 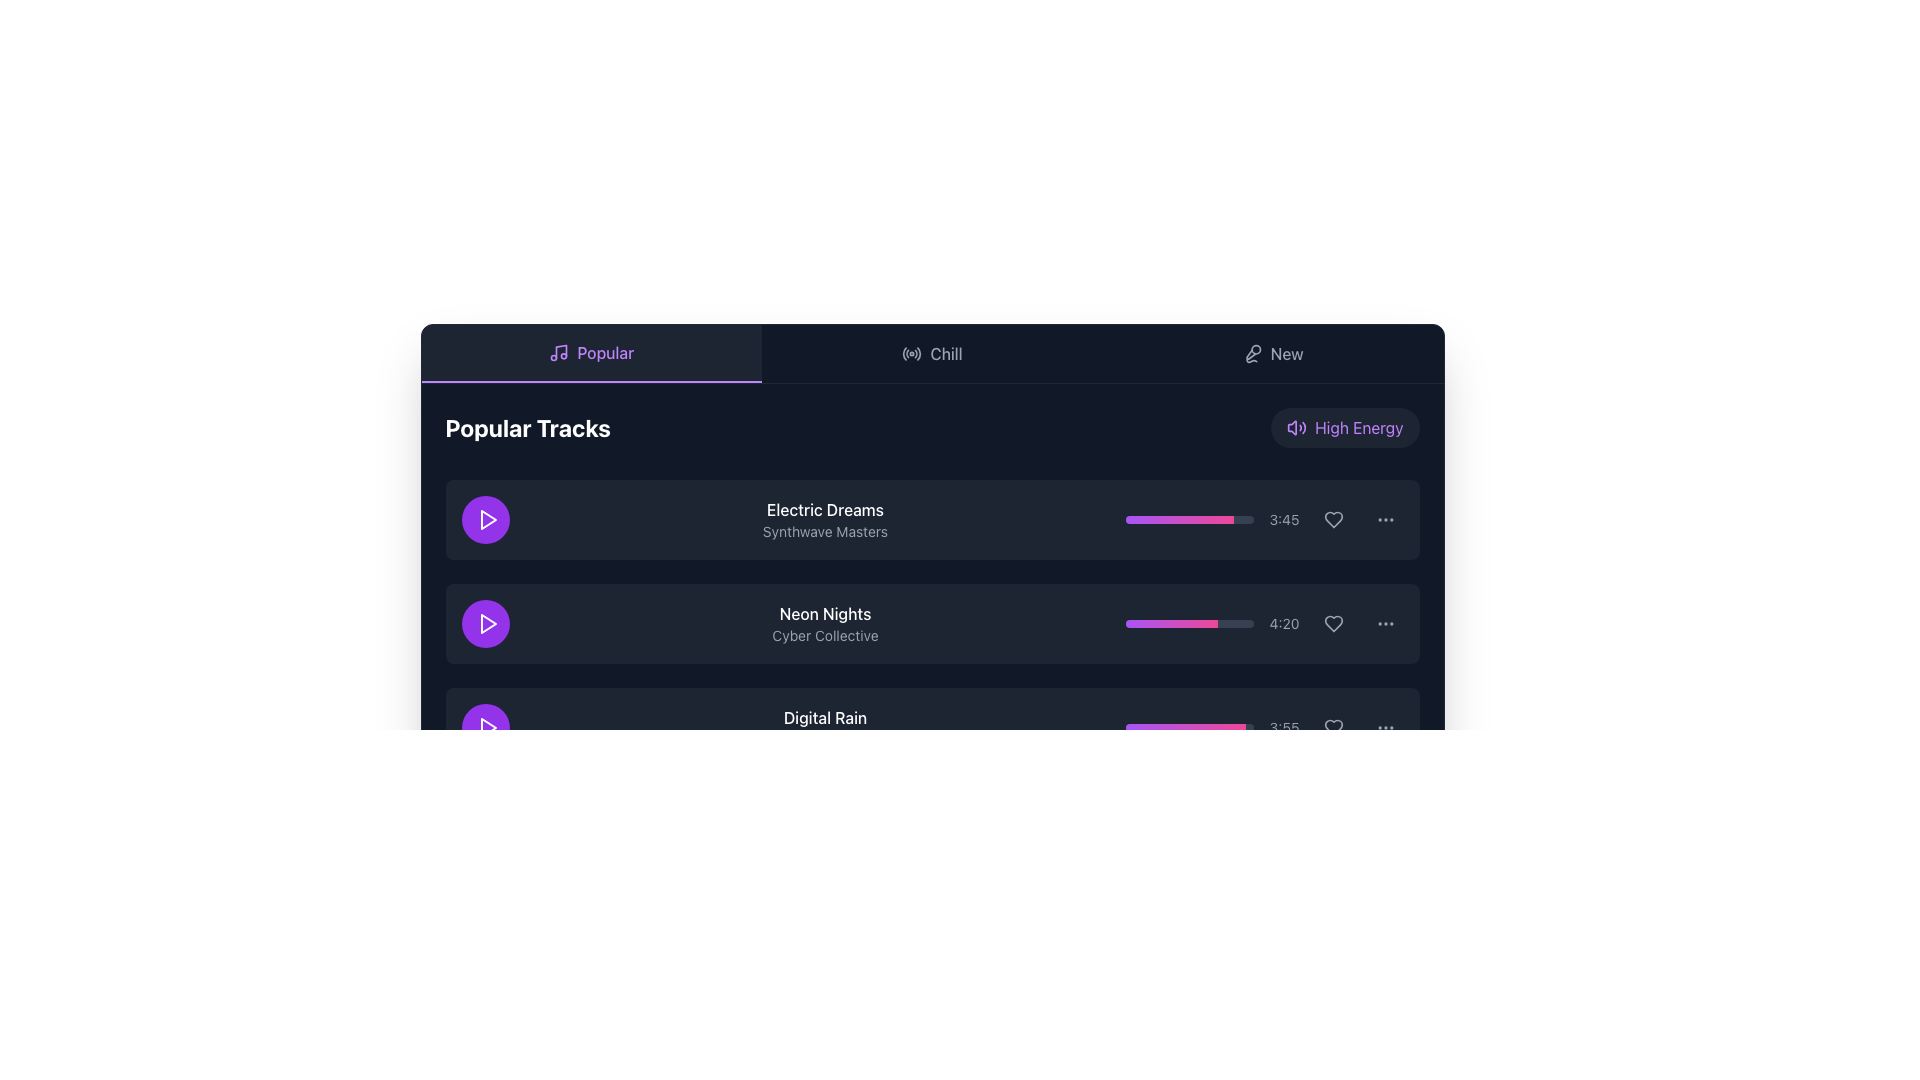 What do you see at coordinates (1333, 623) in the screenshot?
I see `the heart-shaped interactive button with a minimalist outline located at the center-right of the second track item, which is positioned to the right of the time display '4:20'` at bounding box center [1333, 623].